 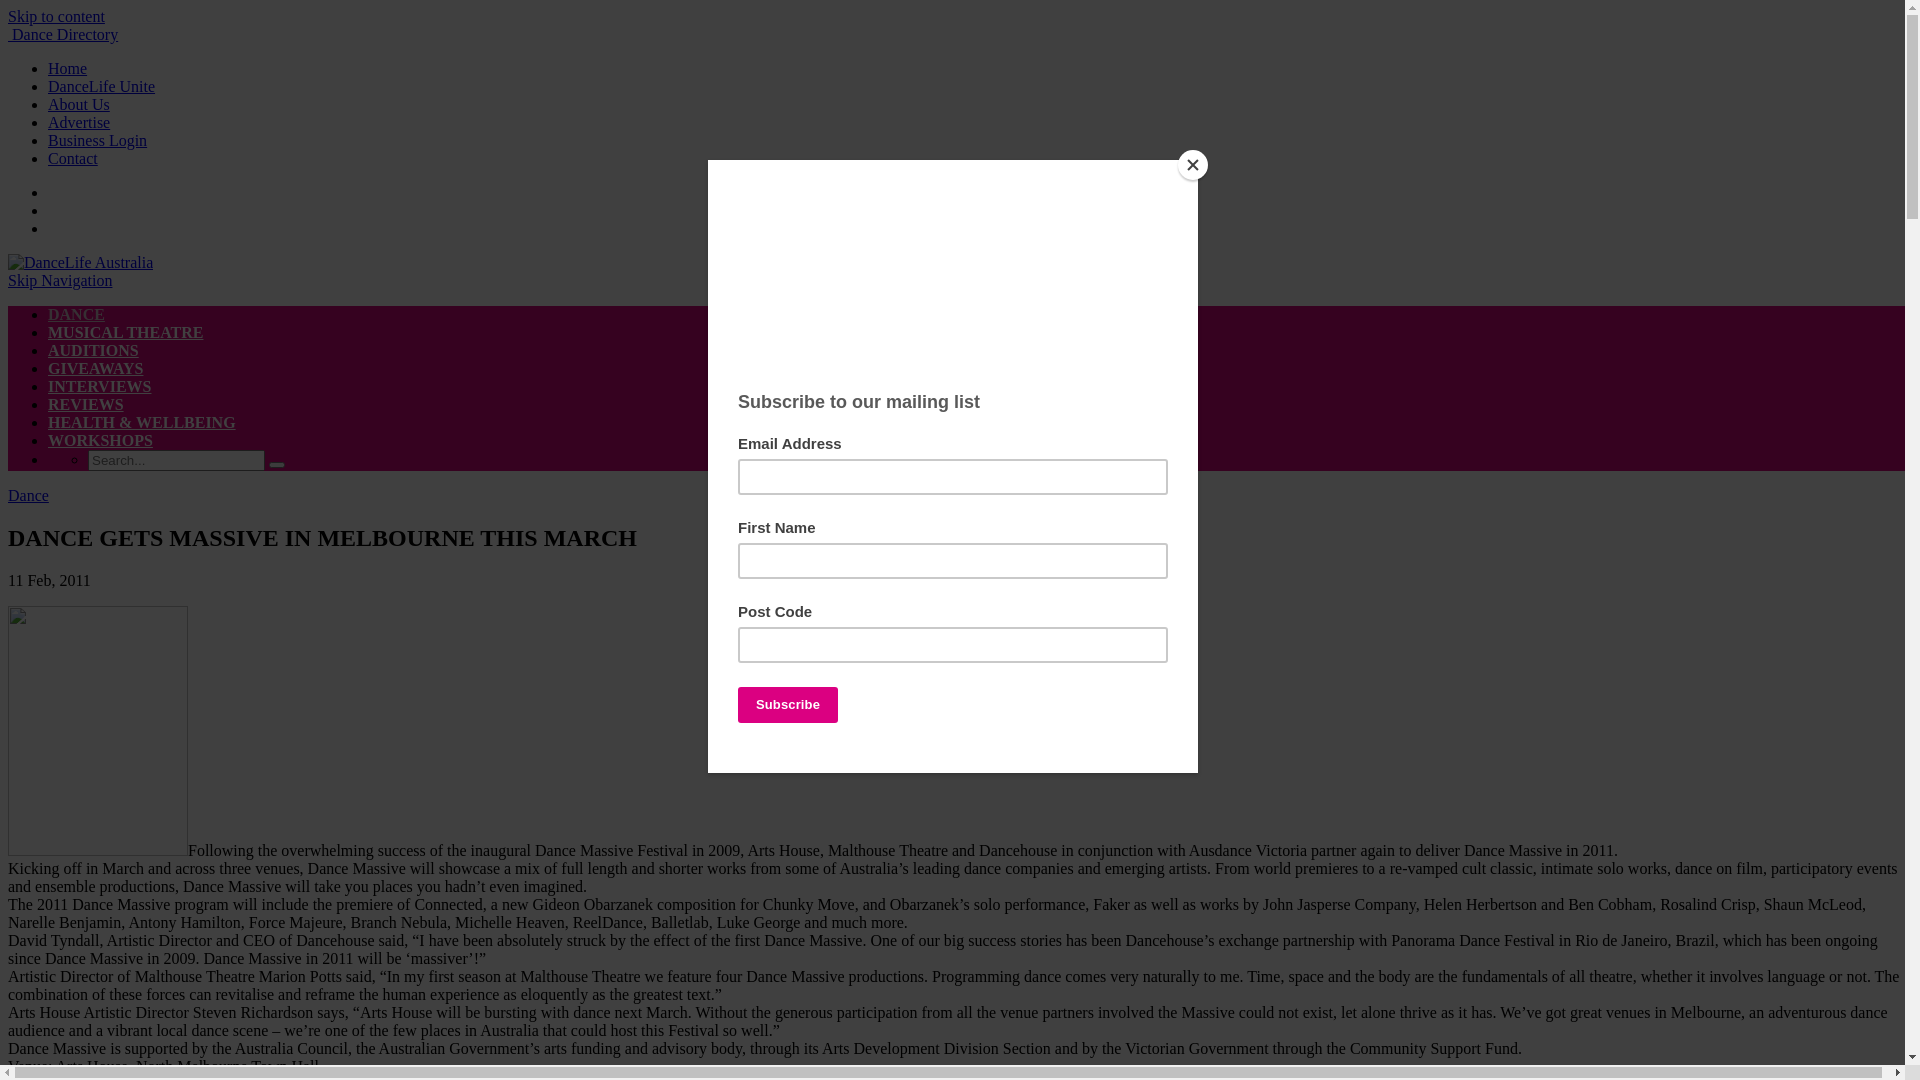 What do you see at coordinates (72, 157) in the screenshot?
I see `'Contact'` at bounding box center [72, 157].